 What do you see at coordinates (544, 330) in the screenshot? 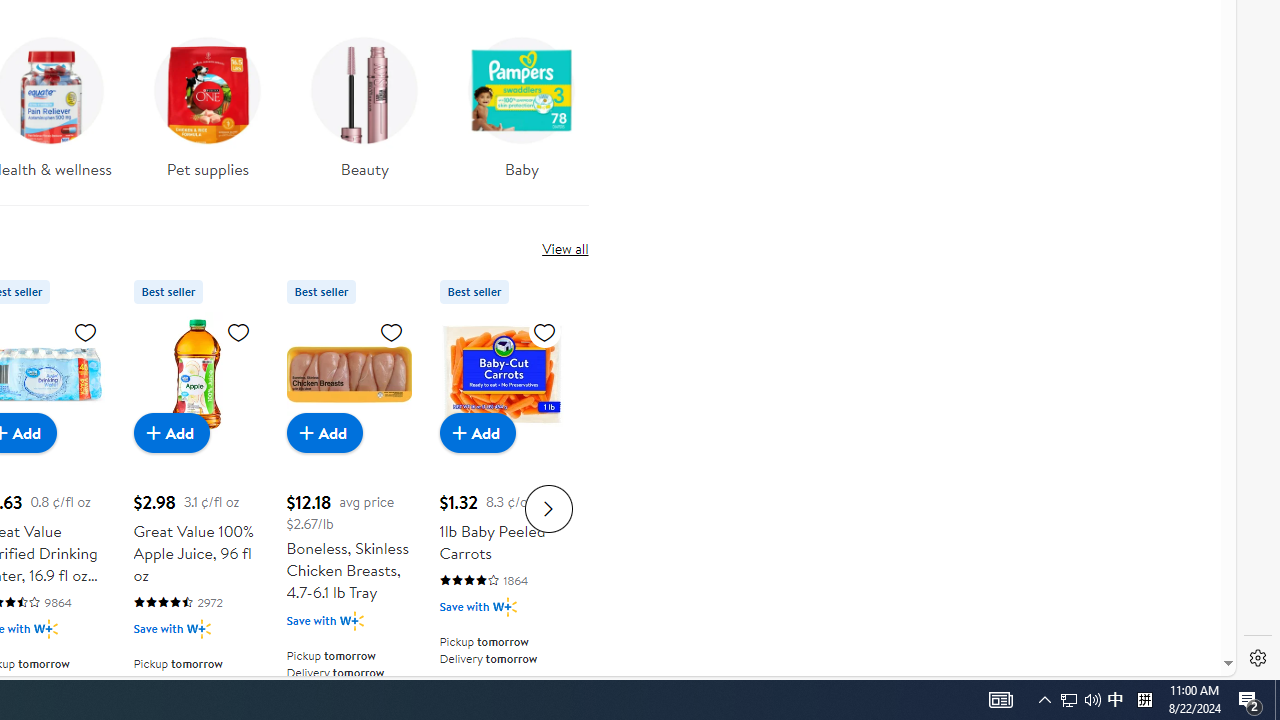
I see `'Sign in to add to Favorites list, 1lb Baby Peeled Carrots'` at bounding box center [544, 330].